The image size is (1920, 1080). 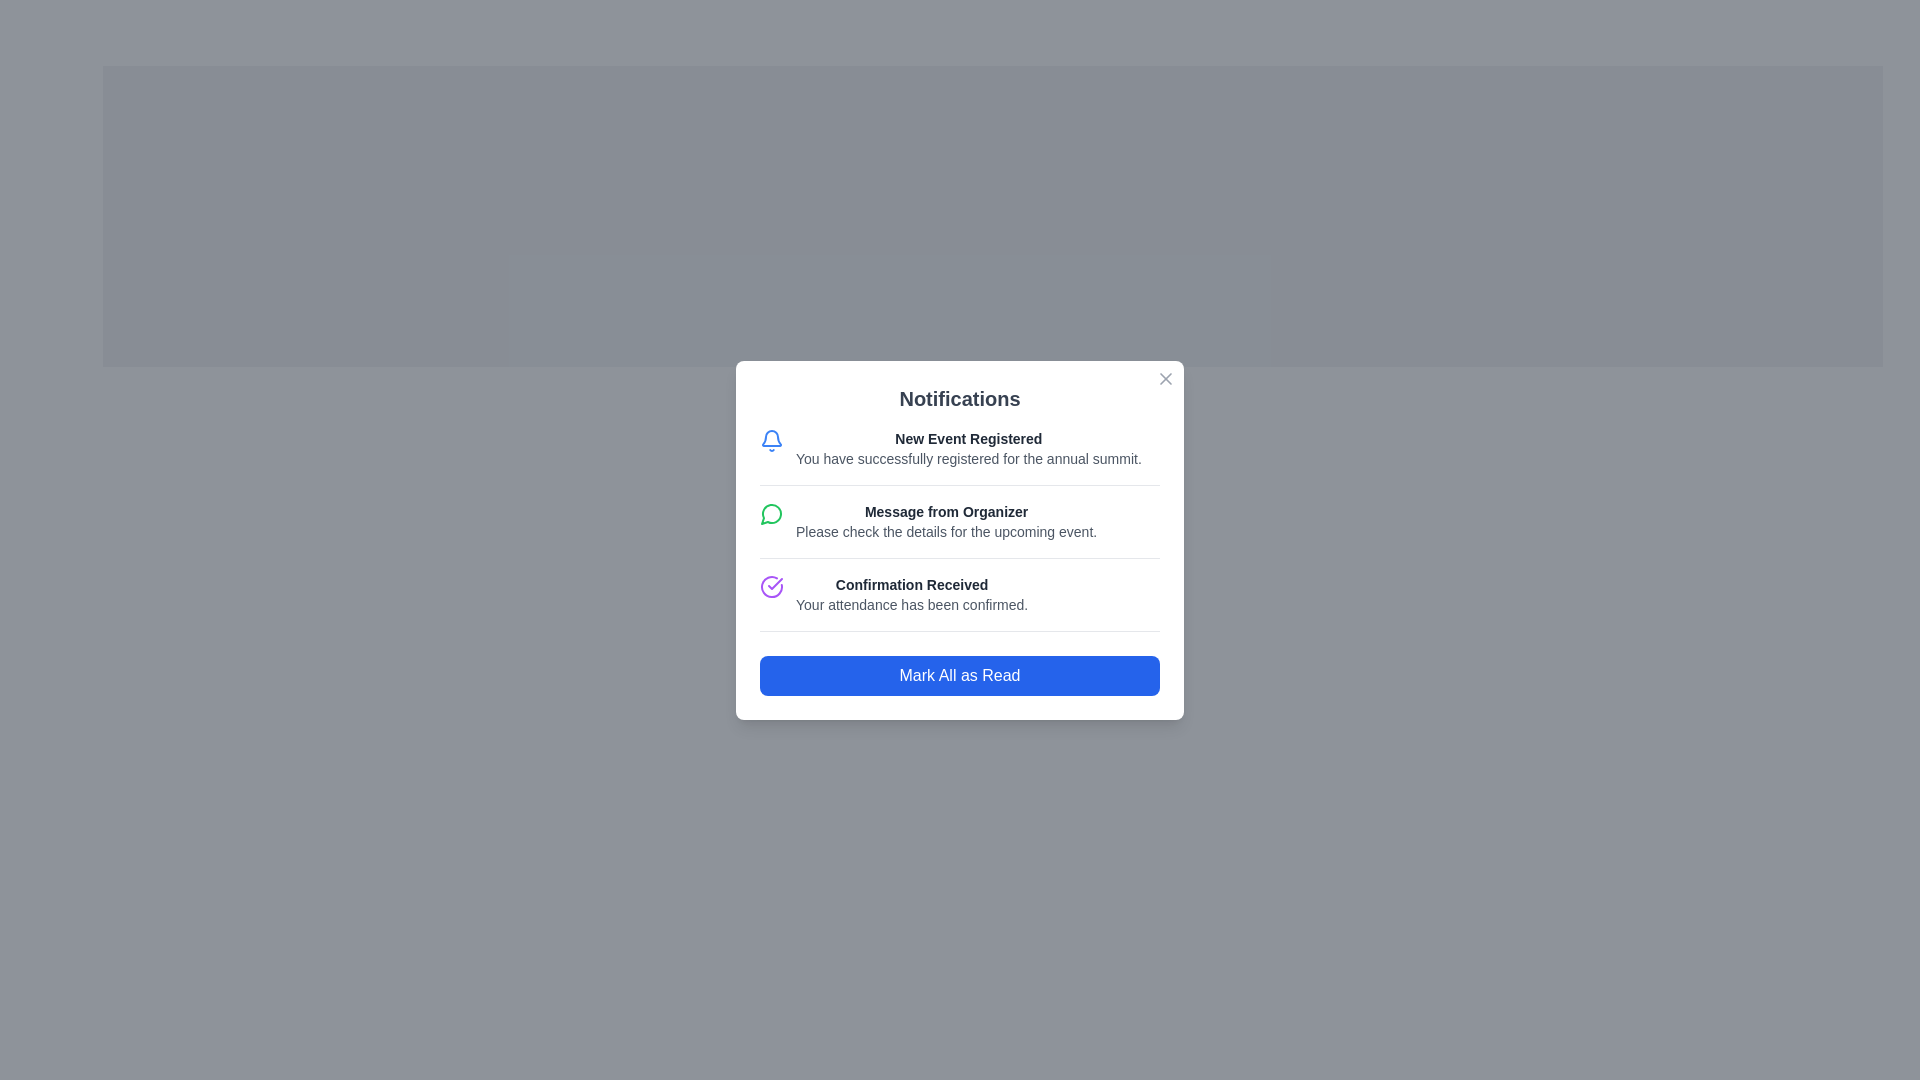 What do you see at coordinates (960, 540) in the screenshot?
I see `any notification in the Notification list located below the 'Notifications' header` at bounding box center [960, 540].